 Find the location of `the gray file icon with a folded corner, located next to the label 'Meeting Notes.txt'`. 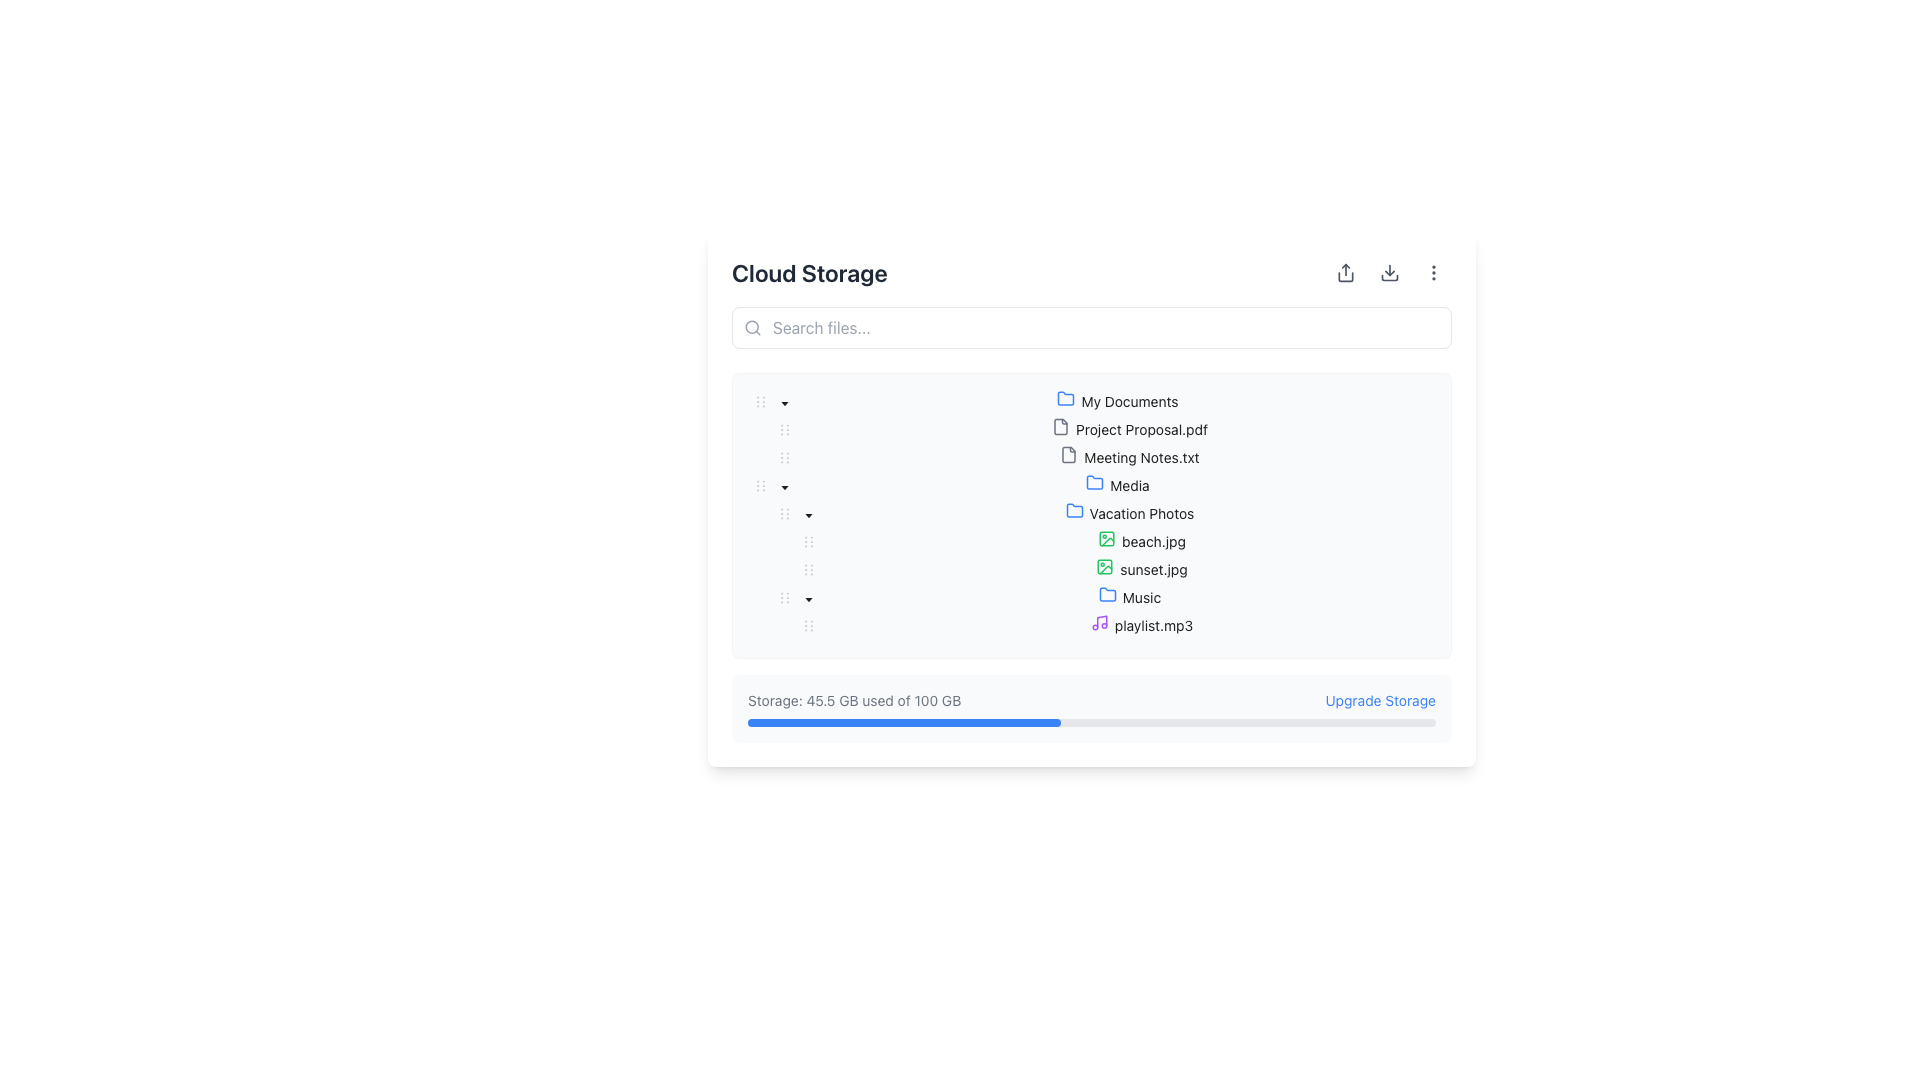

the gray file icon with a folded corner, located next to the label 'Meeting Notes.txt' is located at coordinates (1071, 458).